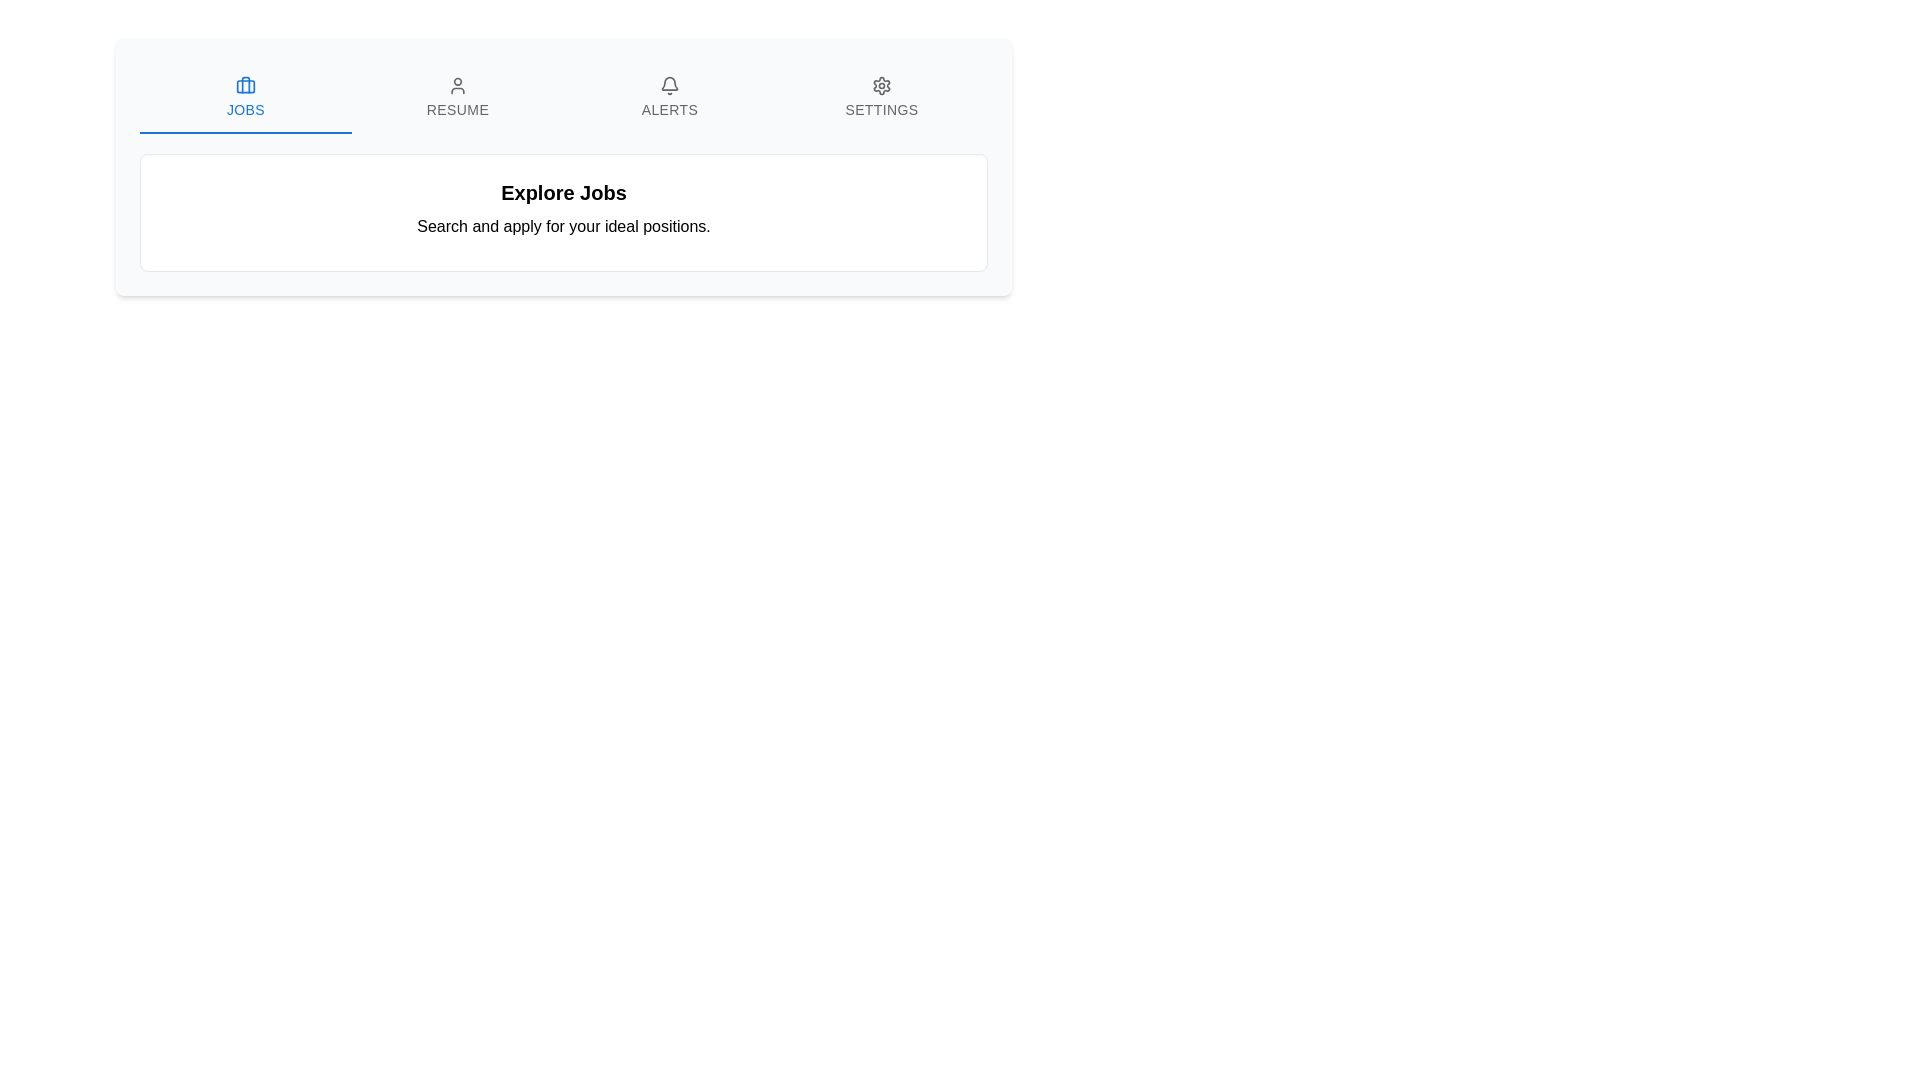 The image size is (1920, 1080). Describe the element at coordinates (244, 86) in the screenshot. I see `the decorative graphical component of the briefcase icon representing the 'JOBS' tab in the top left navigation menu` at that location.